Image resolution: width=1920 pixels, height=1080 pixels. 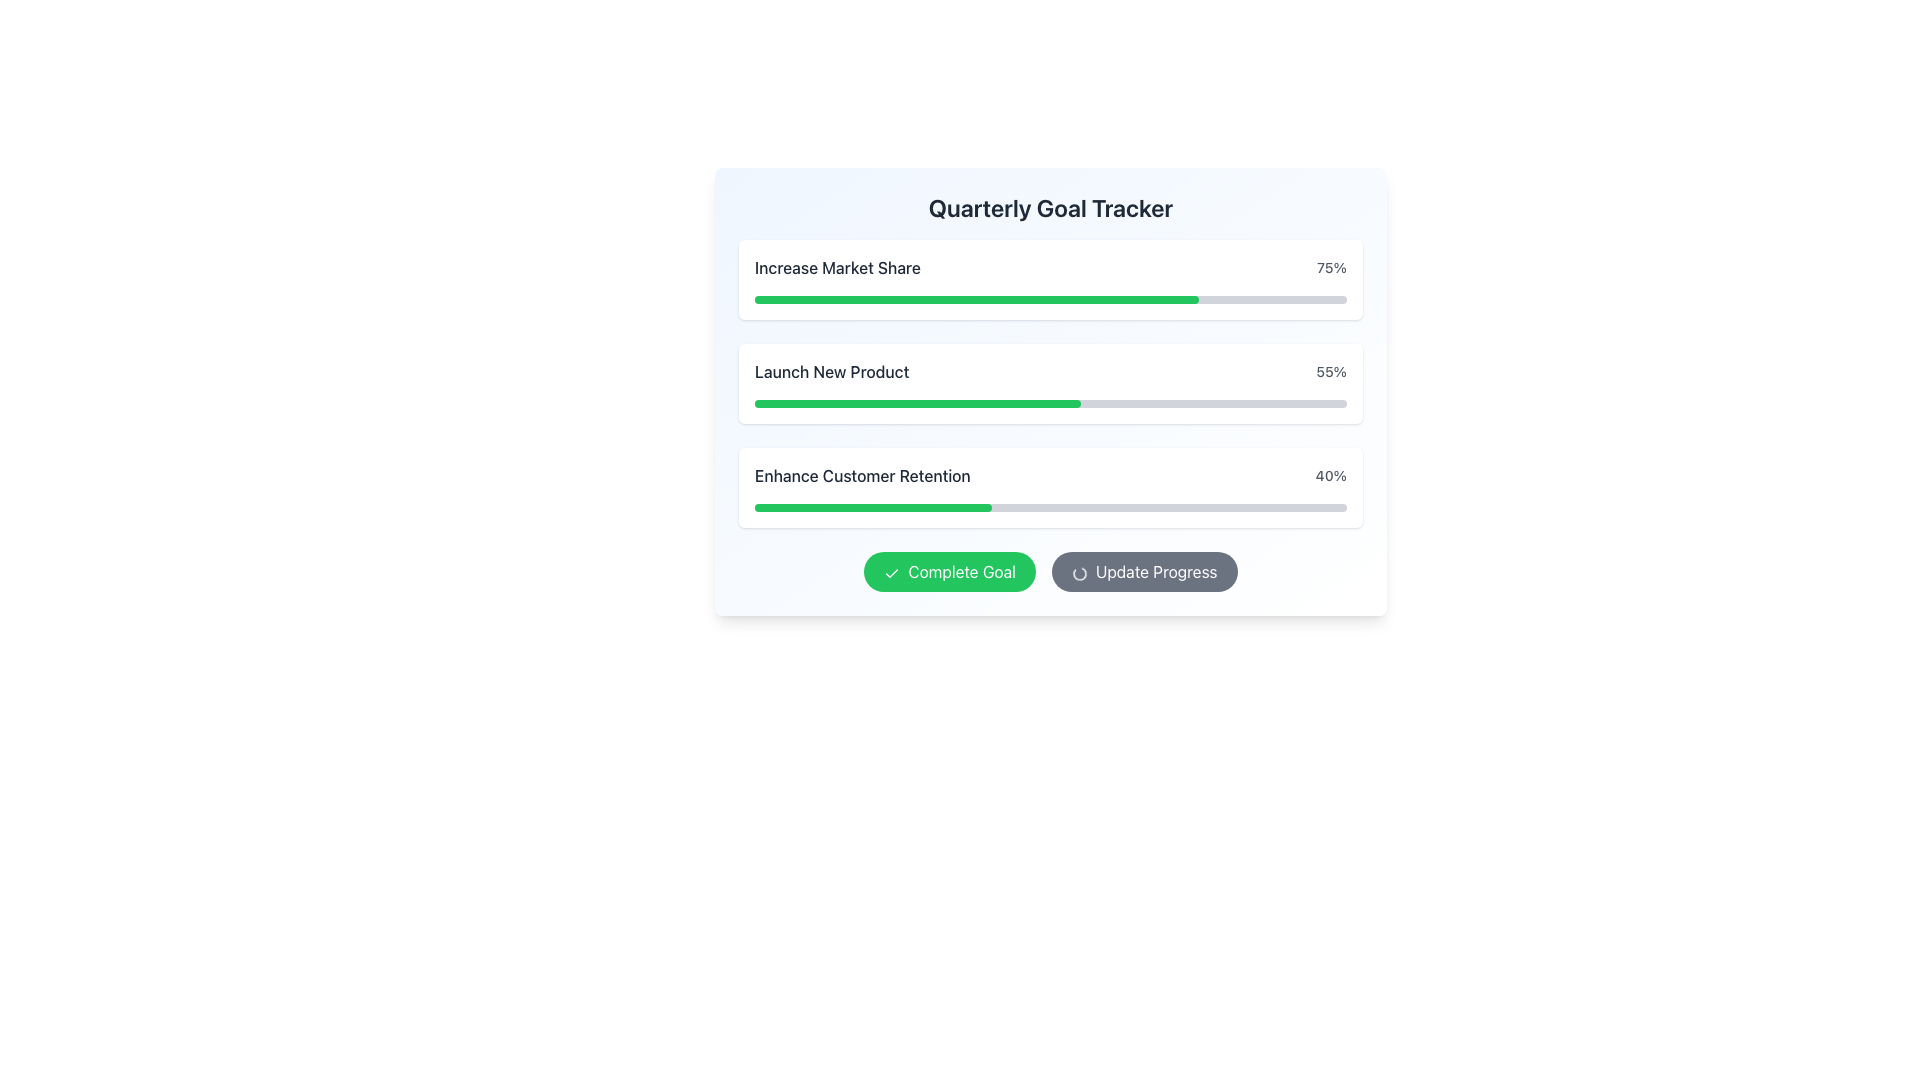 What do you see at coordinates (1050, 507) in the screenshot?
I see `the Horizontal Progress Bar located in the 'Enhance Customer Retention' section, which is visually represented by a gray background and a green filled portion, positioned just below the text '40%'` at bounding box center [1050, 507].